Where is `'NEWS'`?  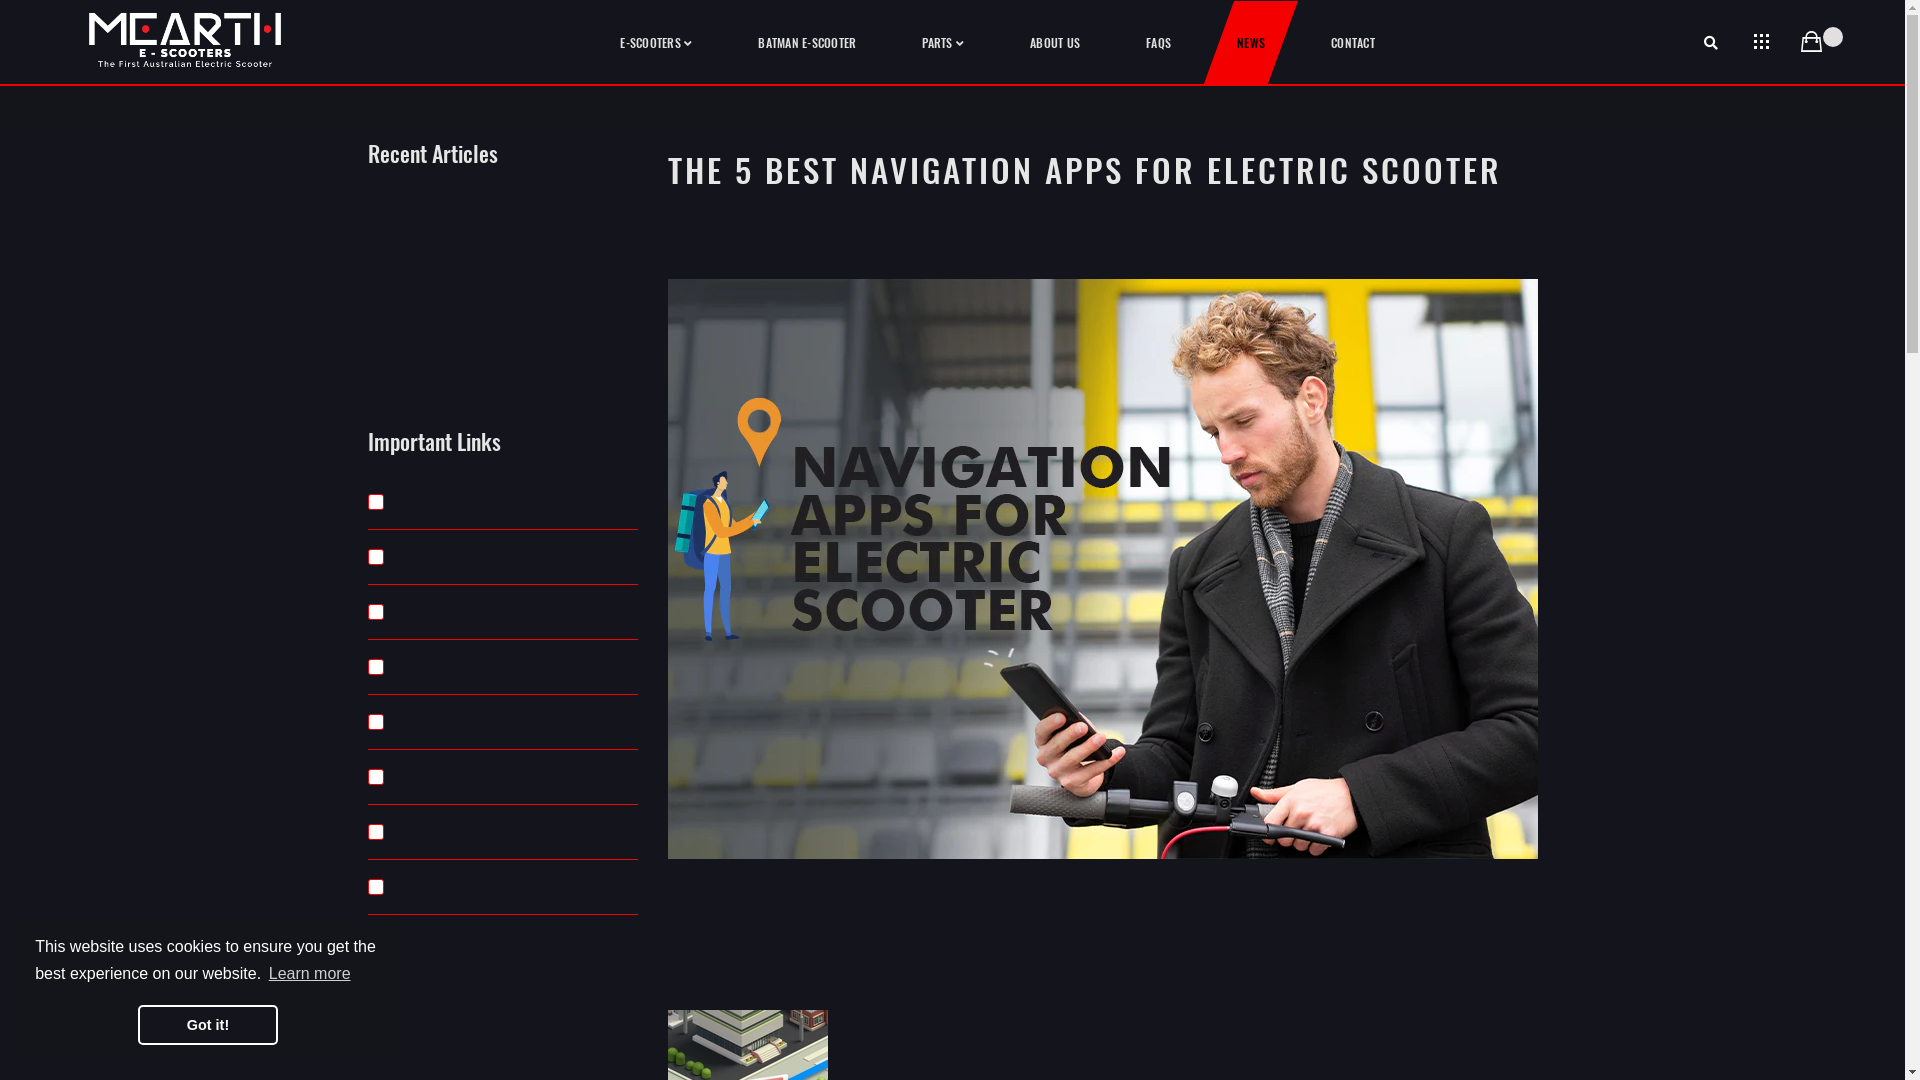
'NEWS' is located at coordinates (1250, 42).